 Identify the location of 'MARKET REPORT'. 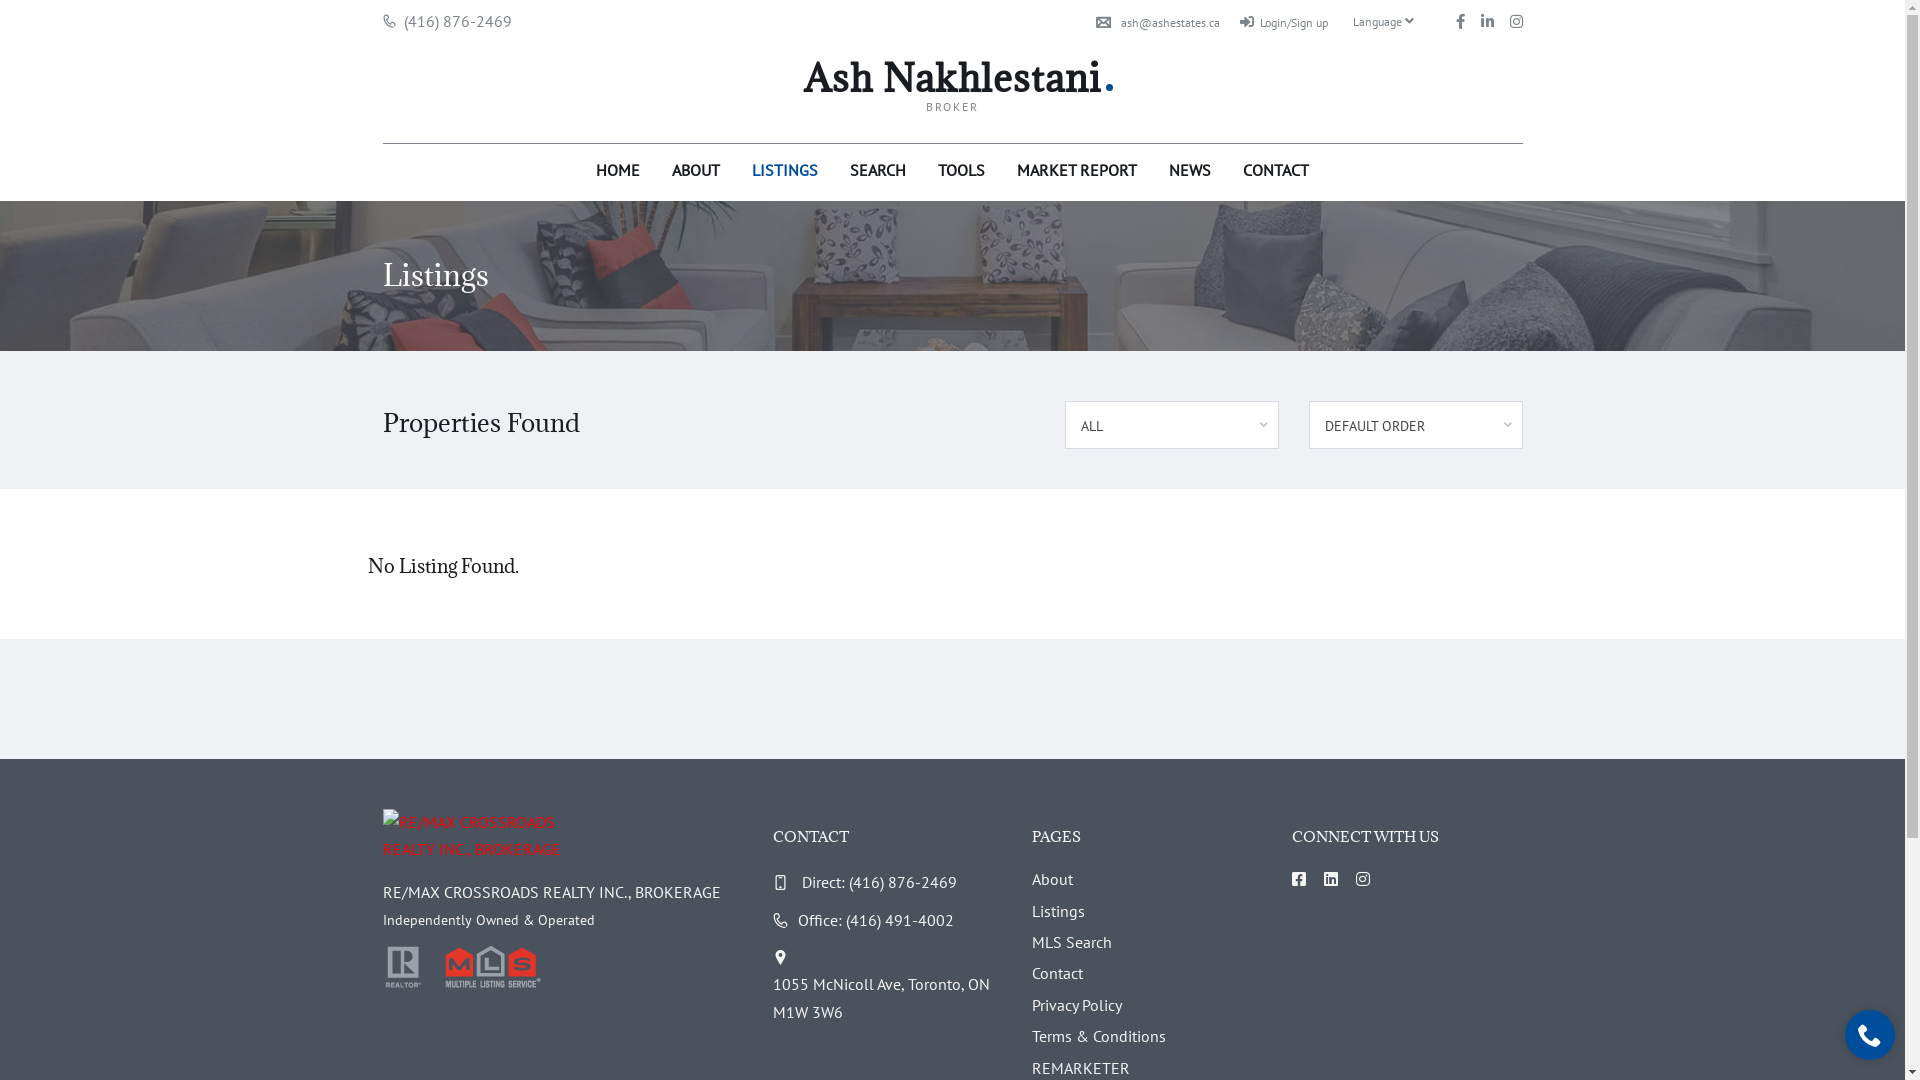
(1001, 167).